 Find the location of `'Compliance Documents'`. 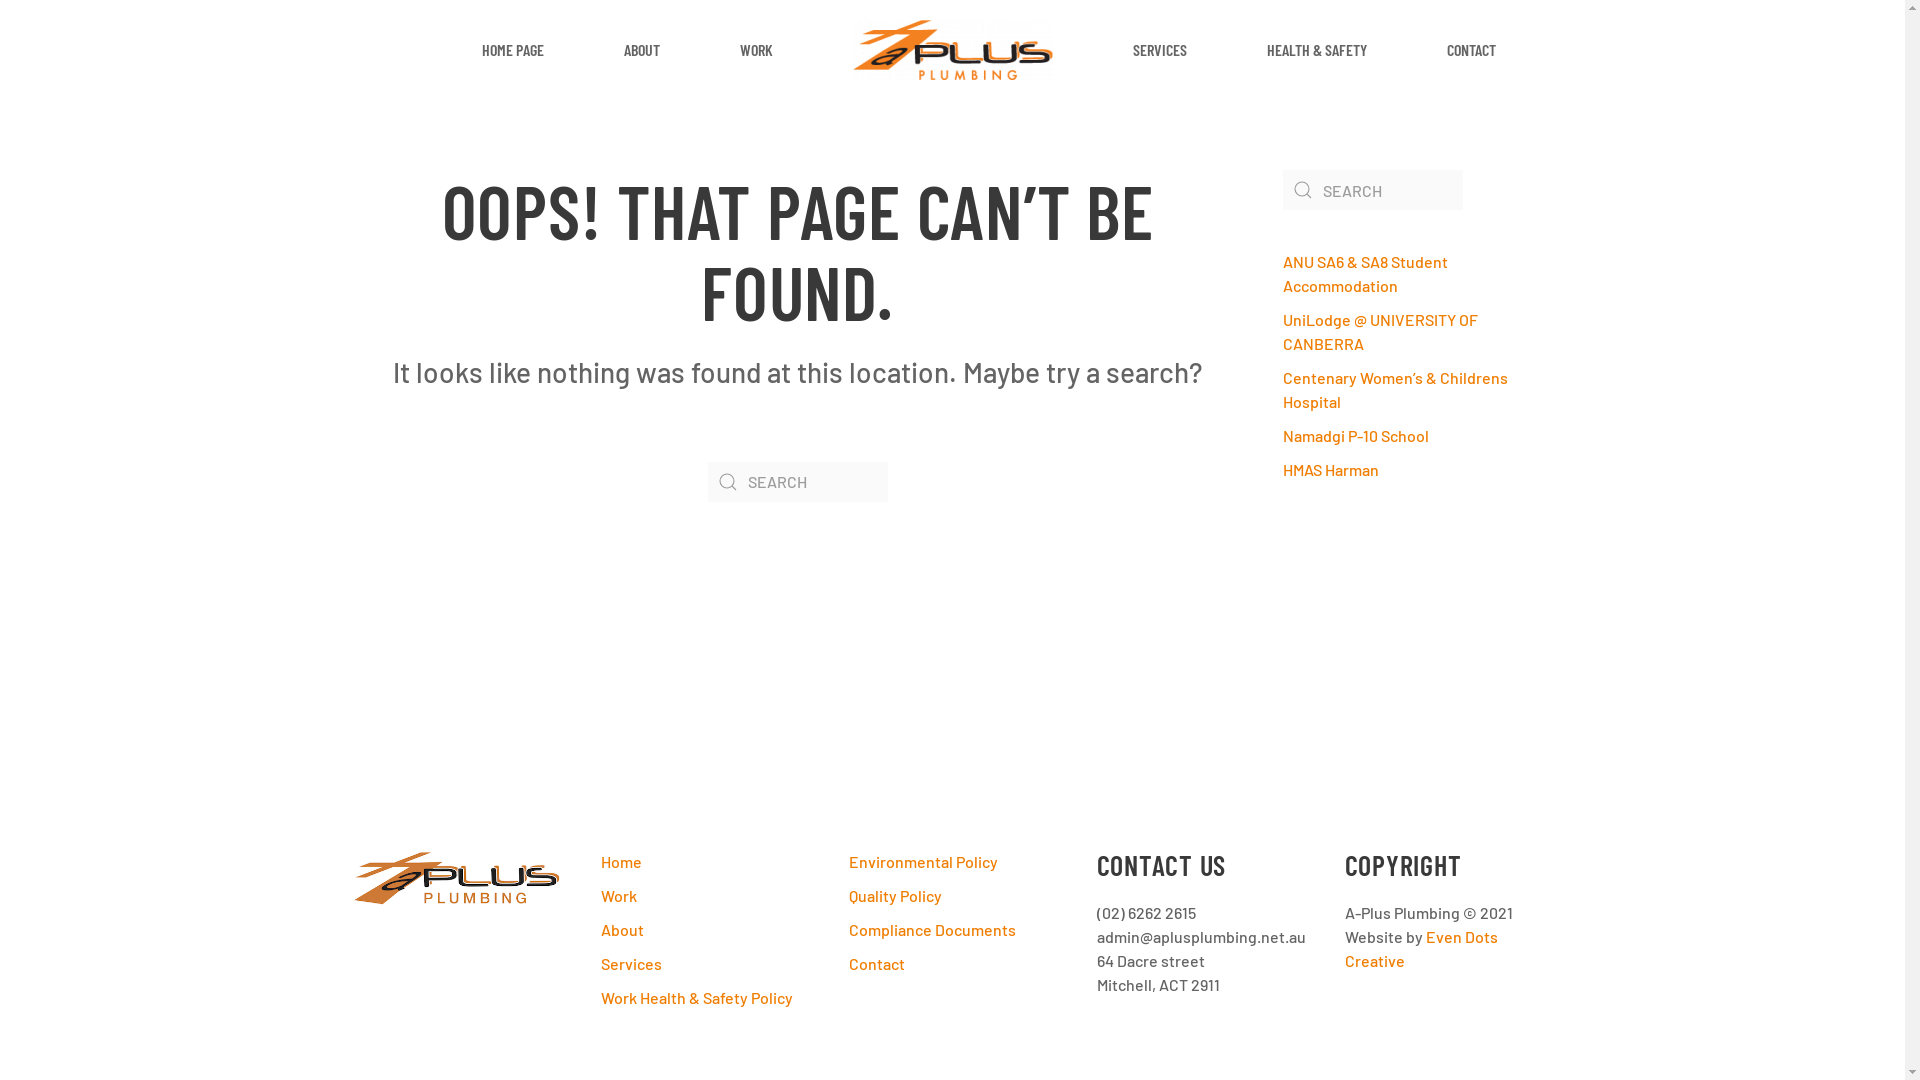

'Compliance Documents' is located at coordinates (848, 929).